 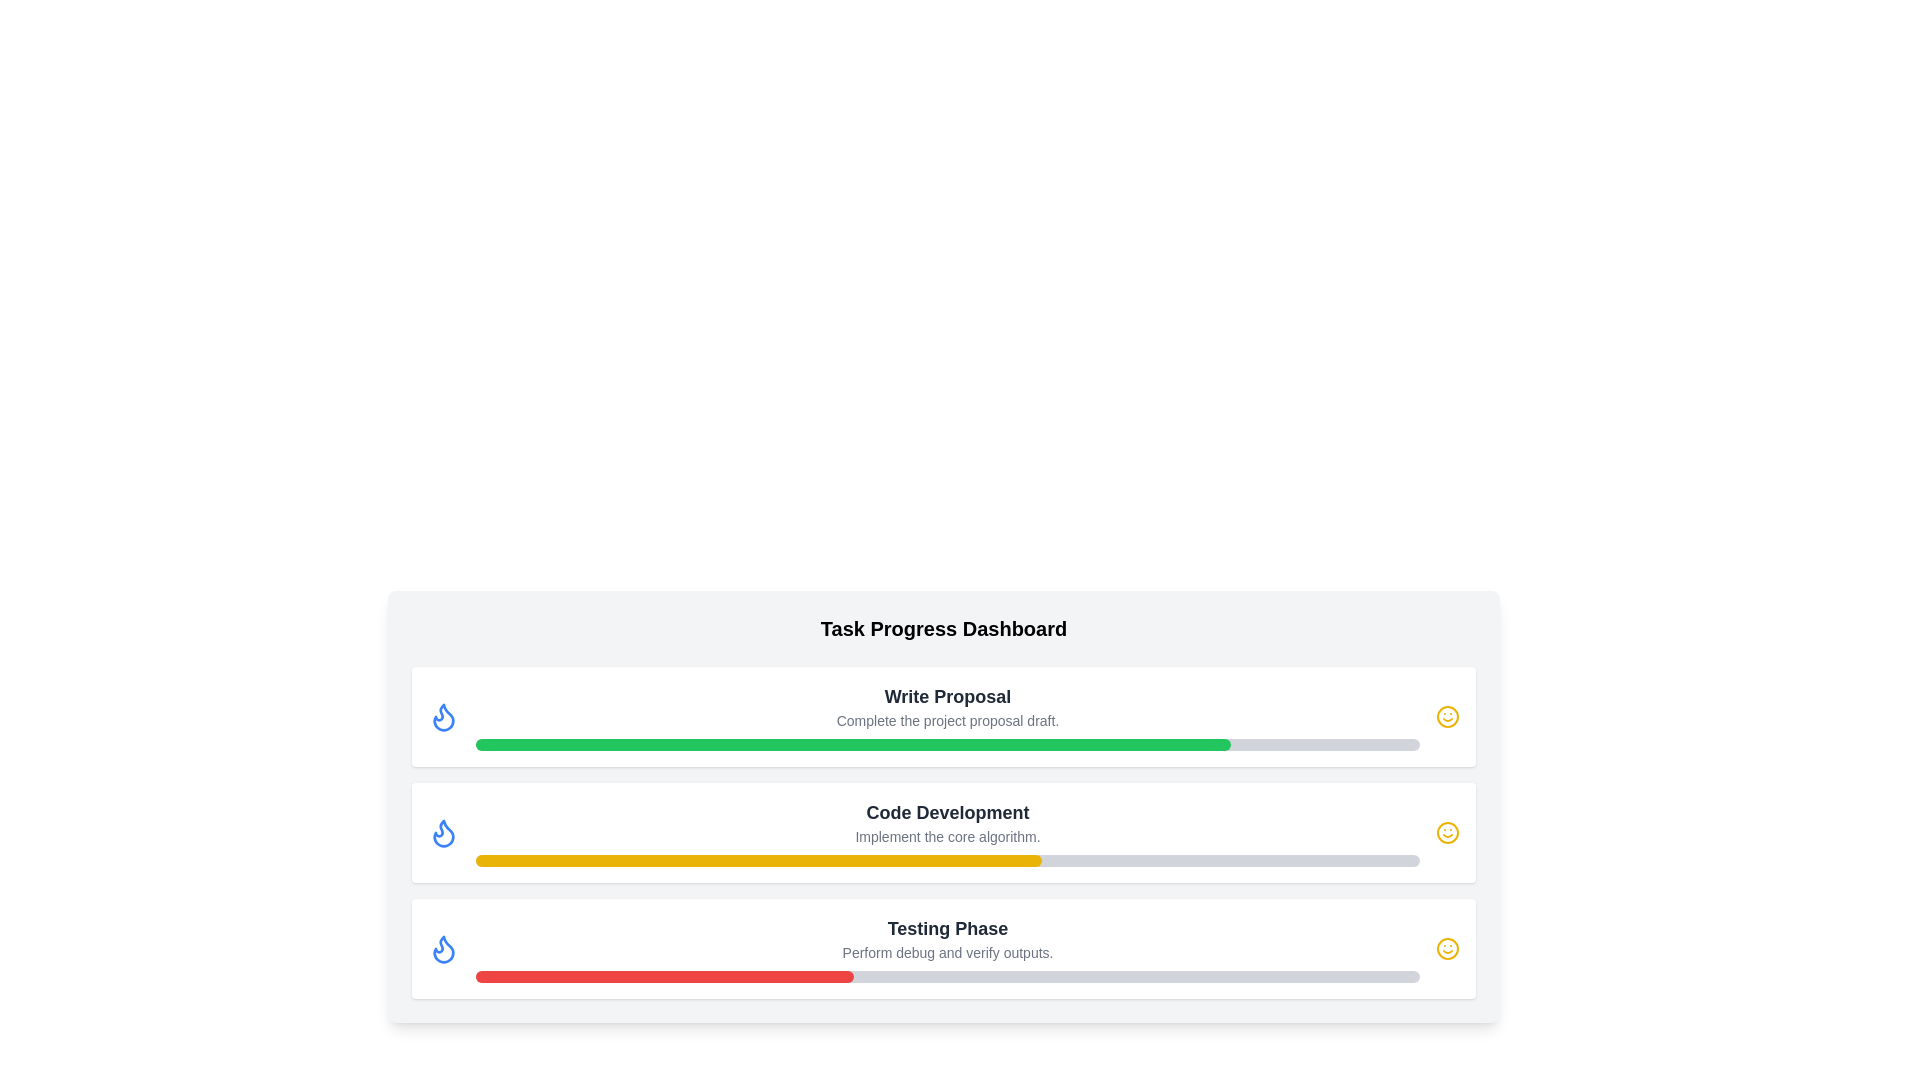 What do you see at coordinates (947, 859) in the screenshot?
I see `the progress bar representing the completion percentage of the 'Code Development' task, located in the second task card of the task list` at bounding box center [947, 859].